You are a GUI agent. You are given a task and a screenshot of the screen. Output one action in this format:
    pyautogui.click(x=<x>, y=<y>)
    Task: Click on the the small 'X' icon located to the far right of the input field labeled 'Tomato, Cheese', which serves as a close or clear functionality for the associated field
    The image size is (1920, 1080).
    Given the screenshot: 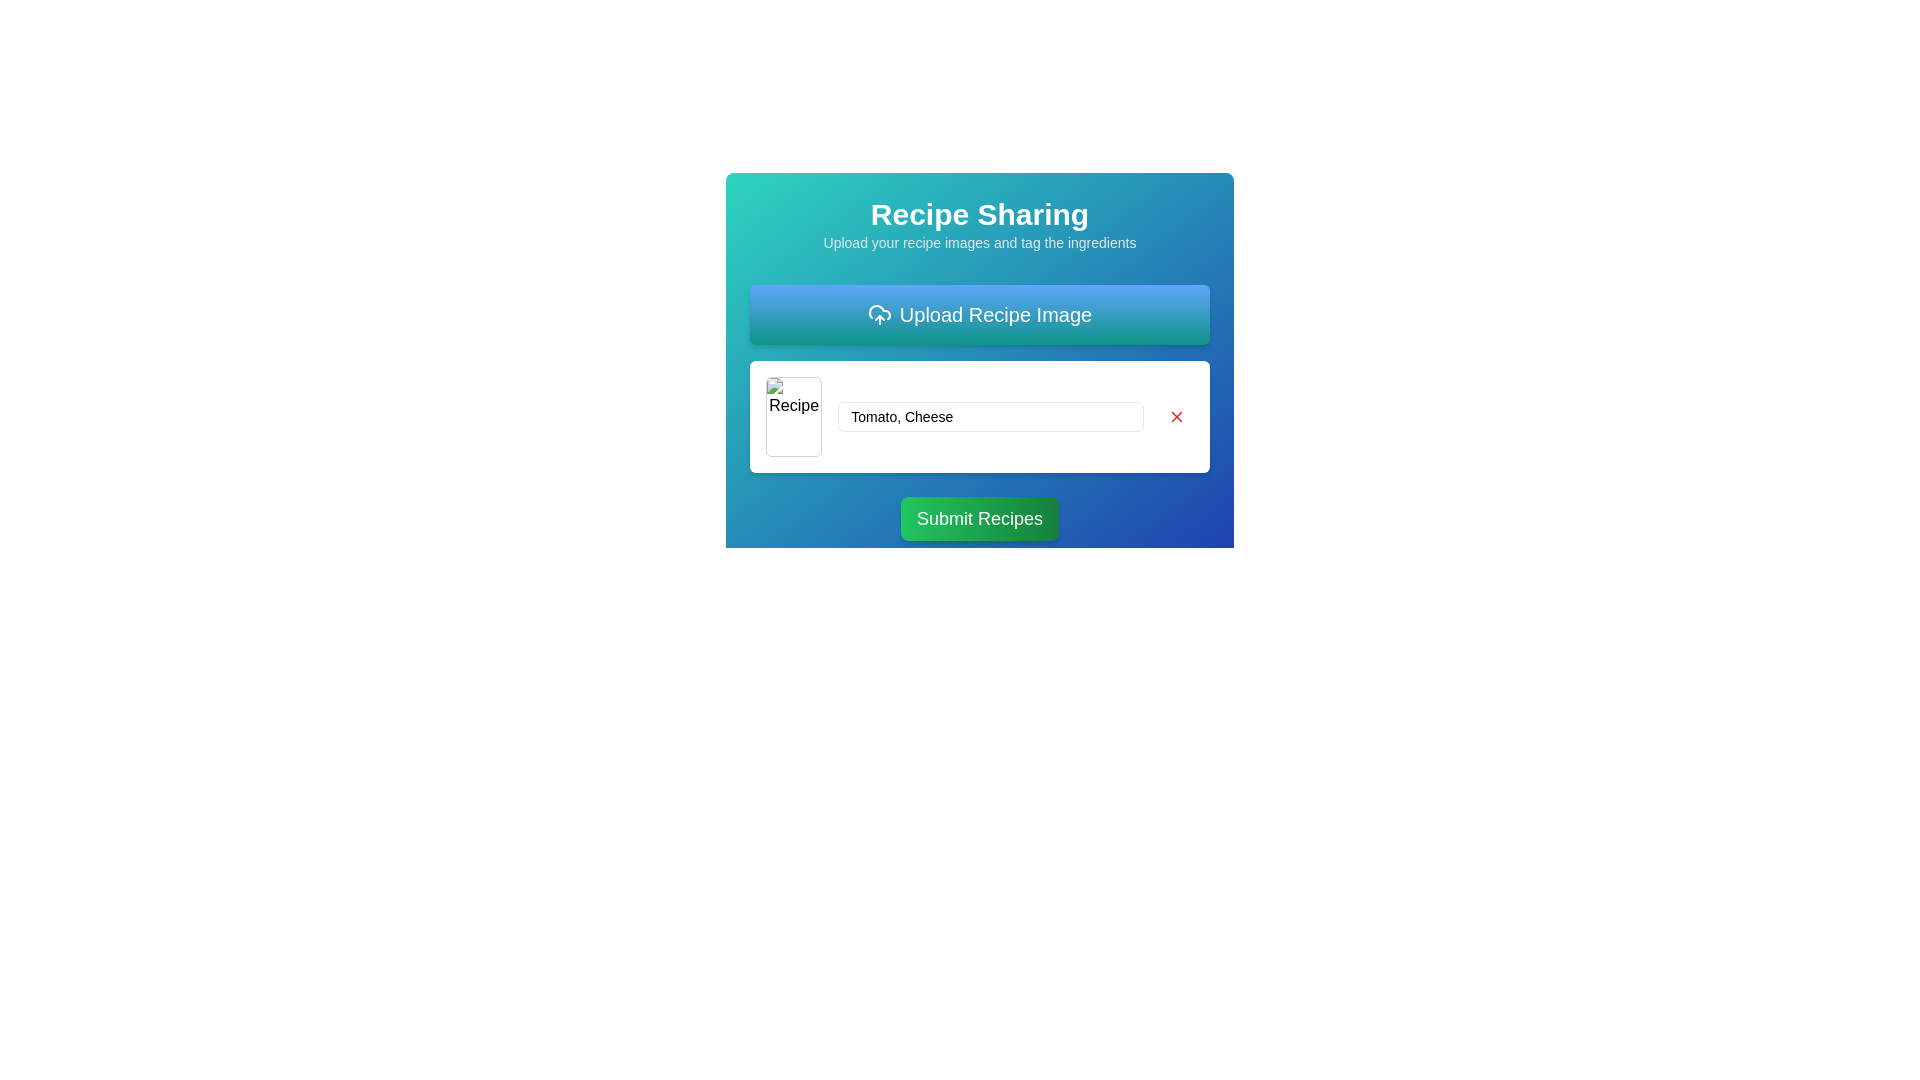 What is the action you would take?
    pyautogui.click(x=1176, y=415)
    